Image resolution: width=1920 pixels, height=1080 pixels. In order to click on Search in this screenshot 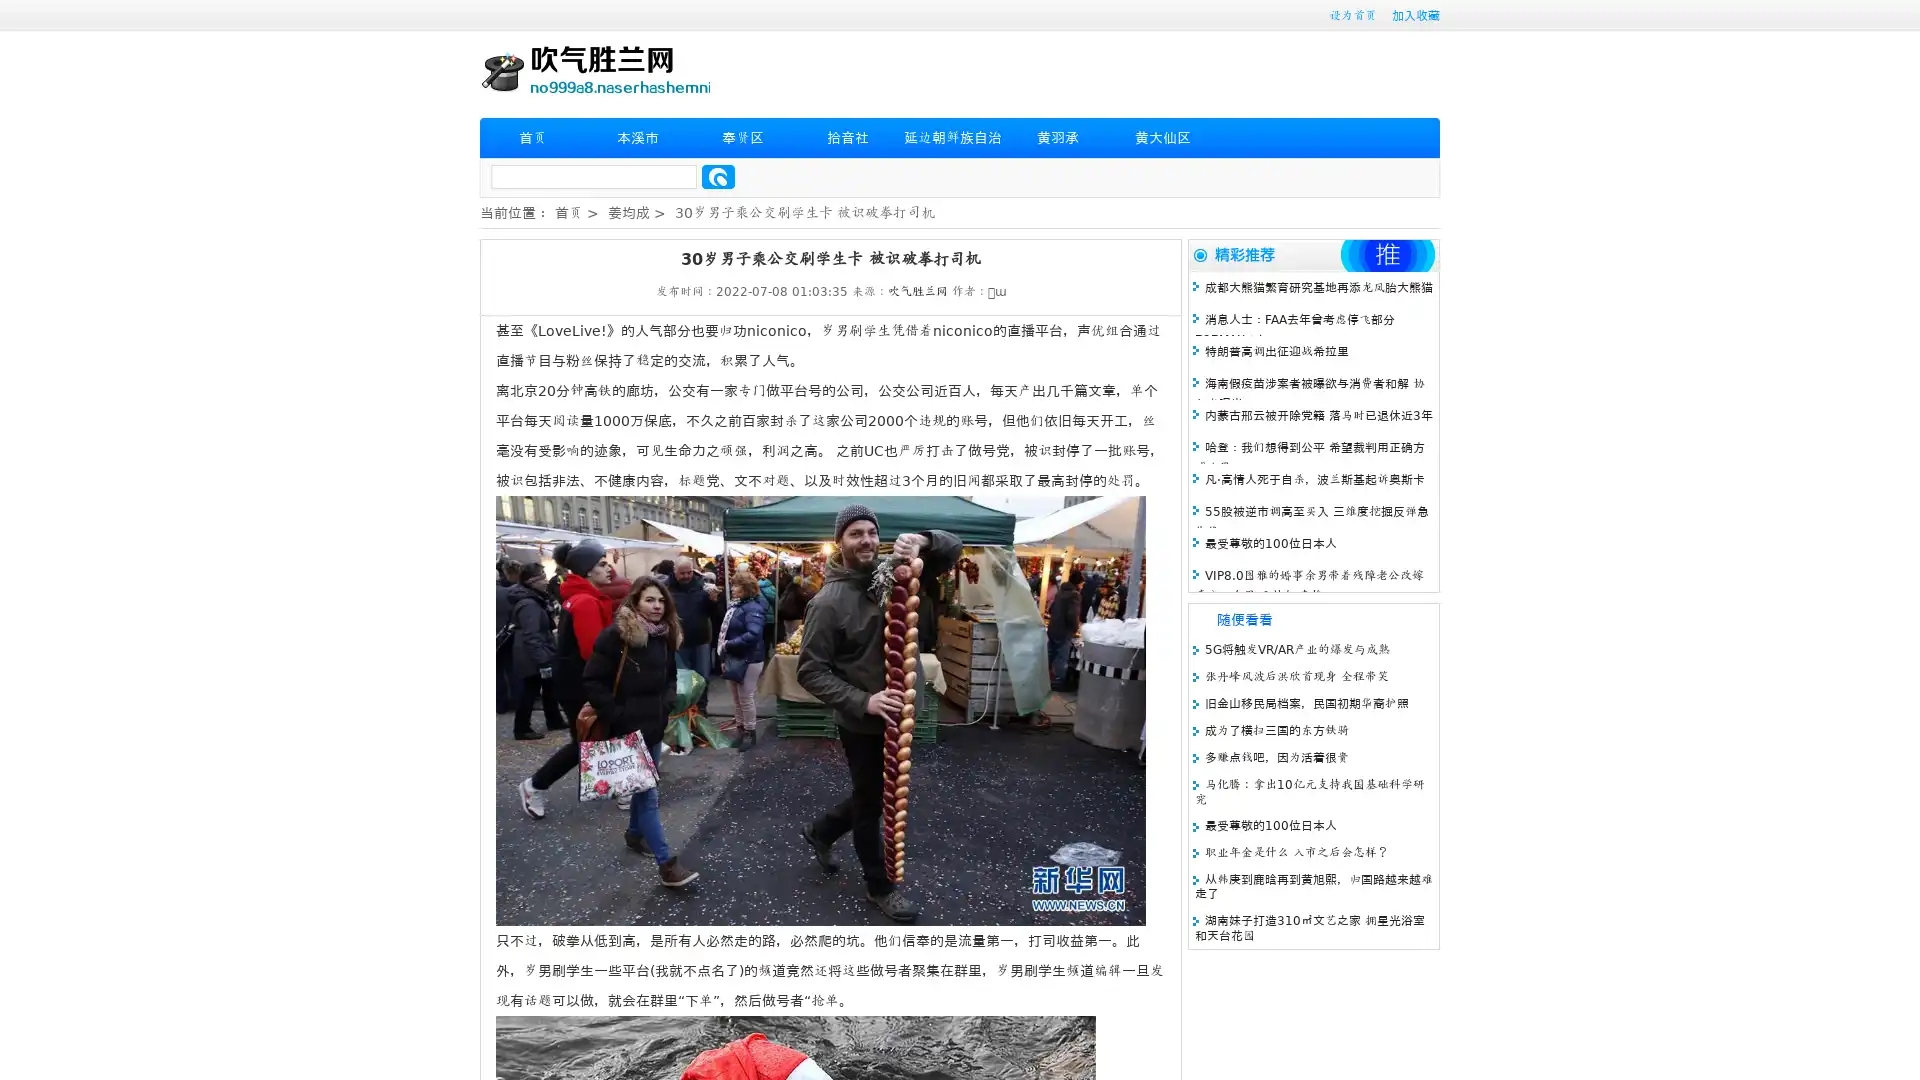, I will do `click(718, 176)`.